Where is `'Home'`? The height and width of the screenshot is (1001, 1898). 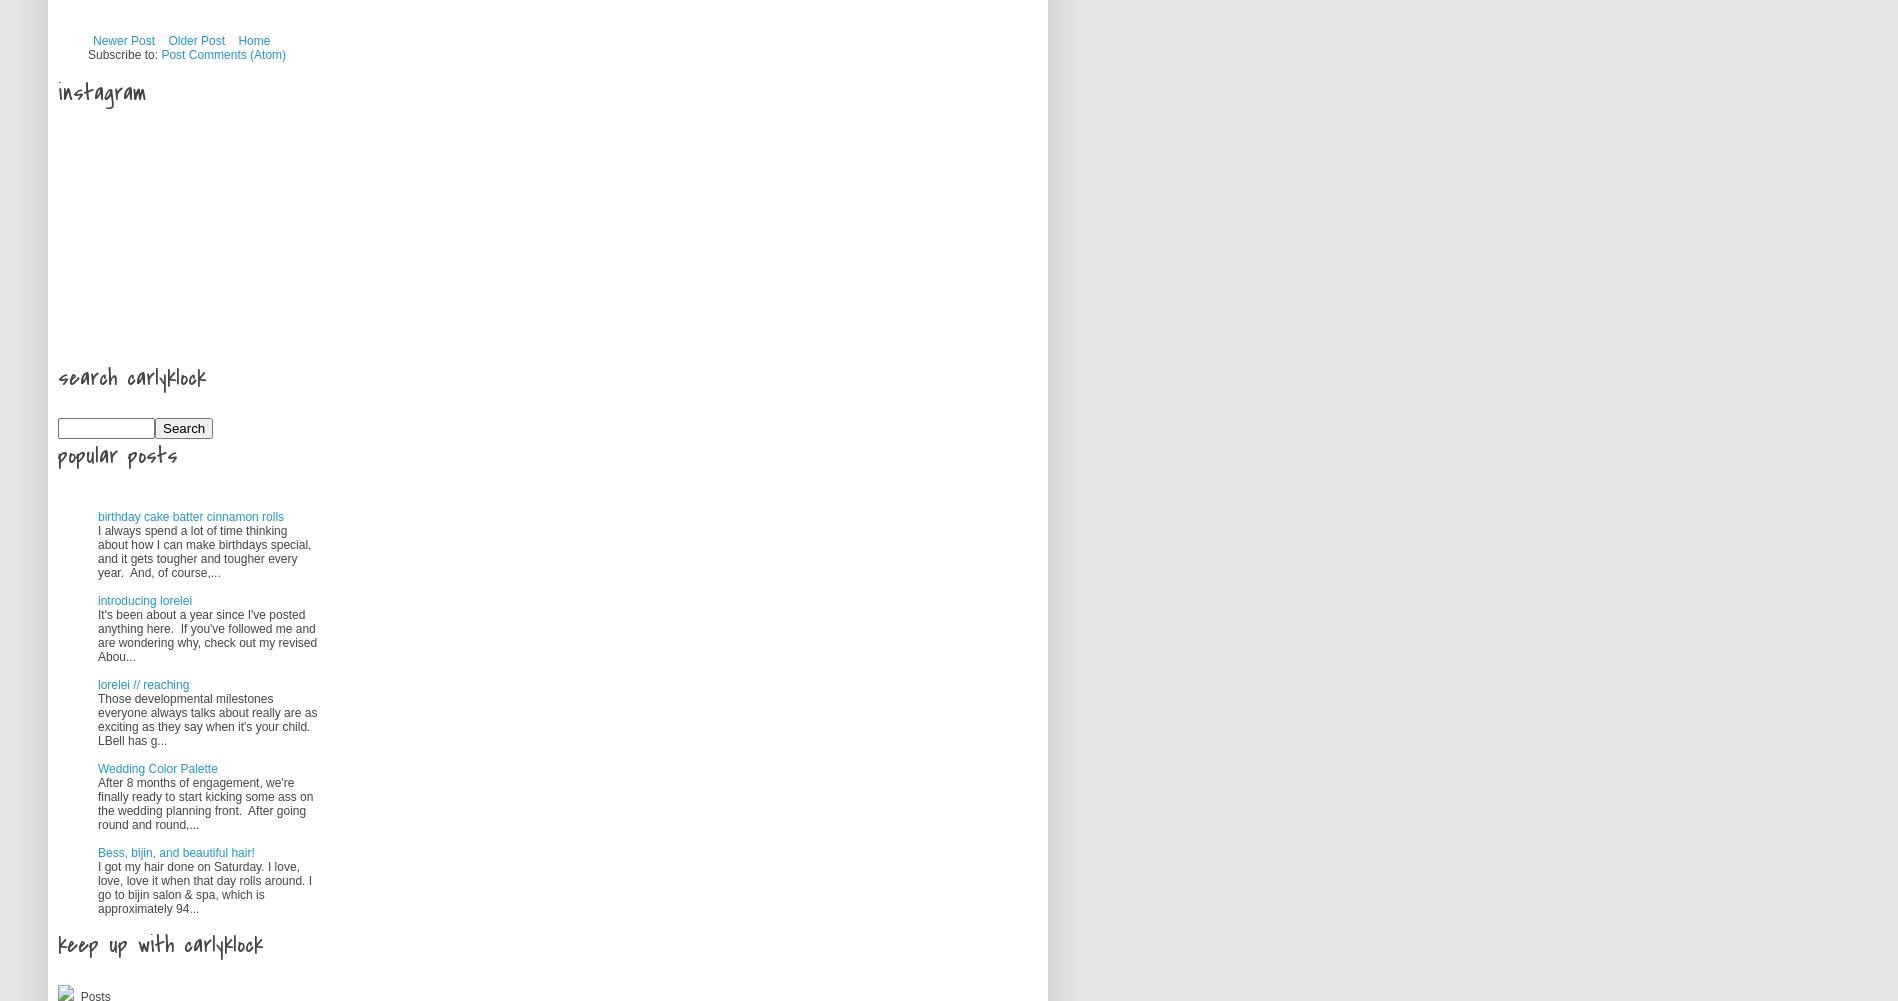
'Home' is located at coordinates (252, 41).